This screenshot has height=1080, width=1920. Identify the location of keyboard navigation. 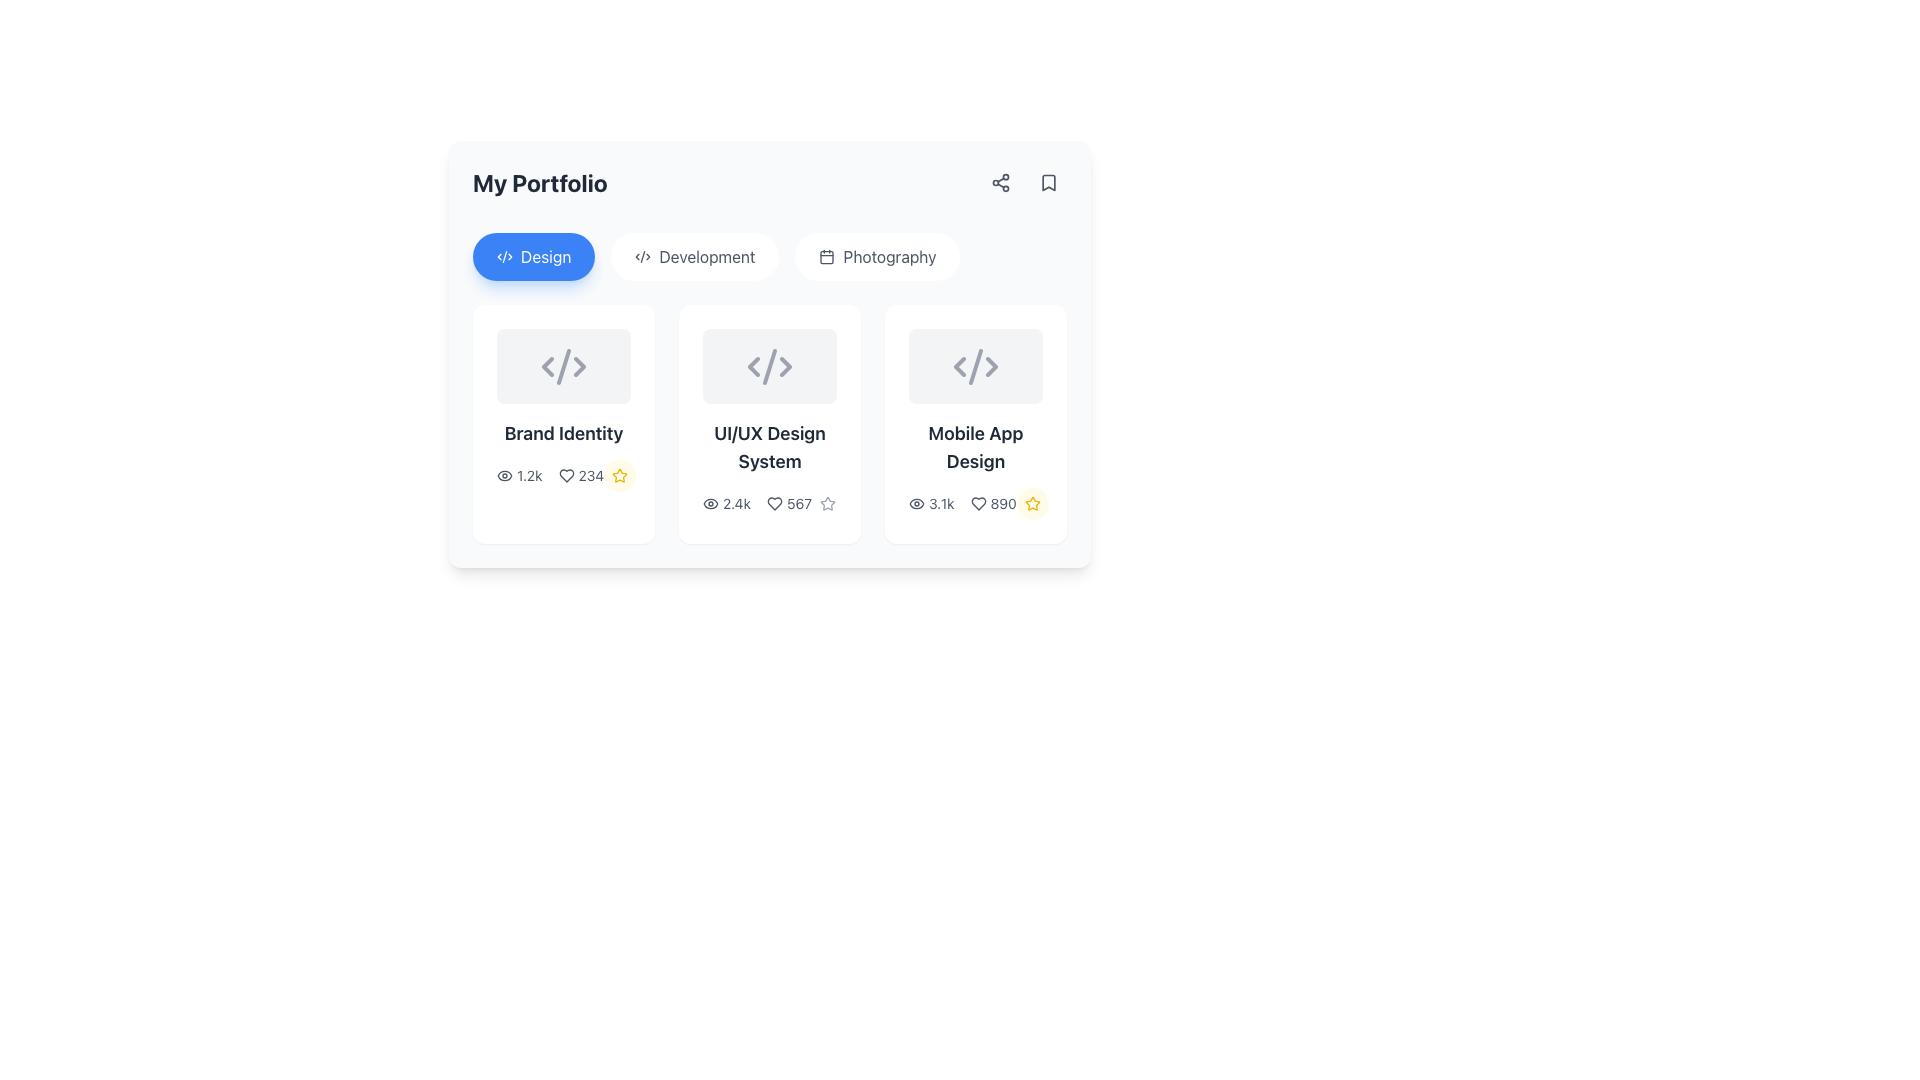
(827, 256).